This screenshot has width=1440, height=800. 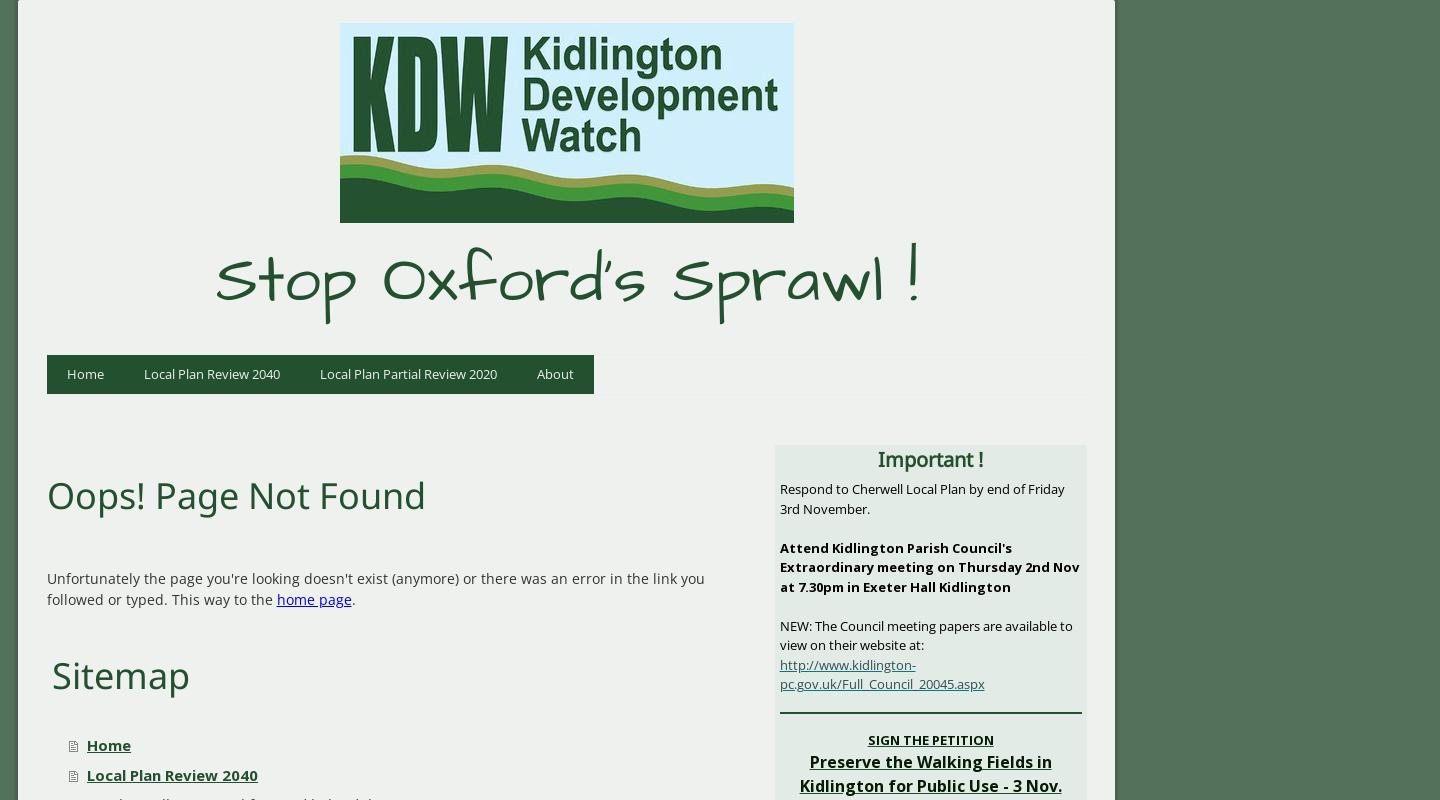 What do you see at coordinates (929, 739) in the screenshot?
I see `'SIGN THE PETITION'` at bounding box center [929, 739].